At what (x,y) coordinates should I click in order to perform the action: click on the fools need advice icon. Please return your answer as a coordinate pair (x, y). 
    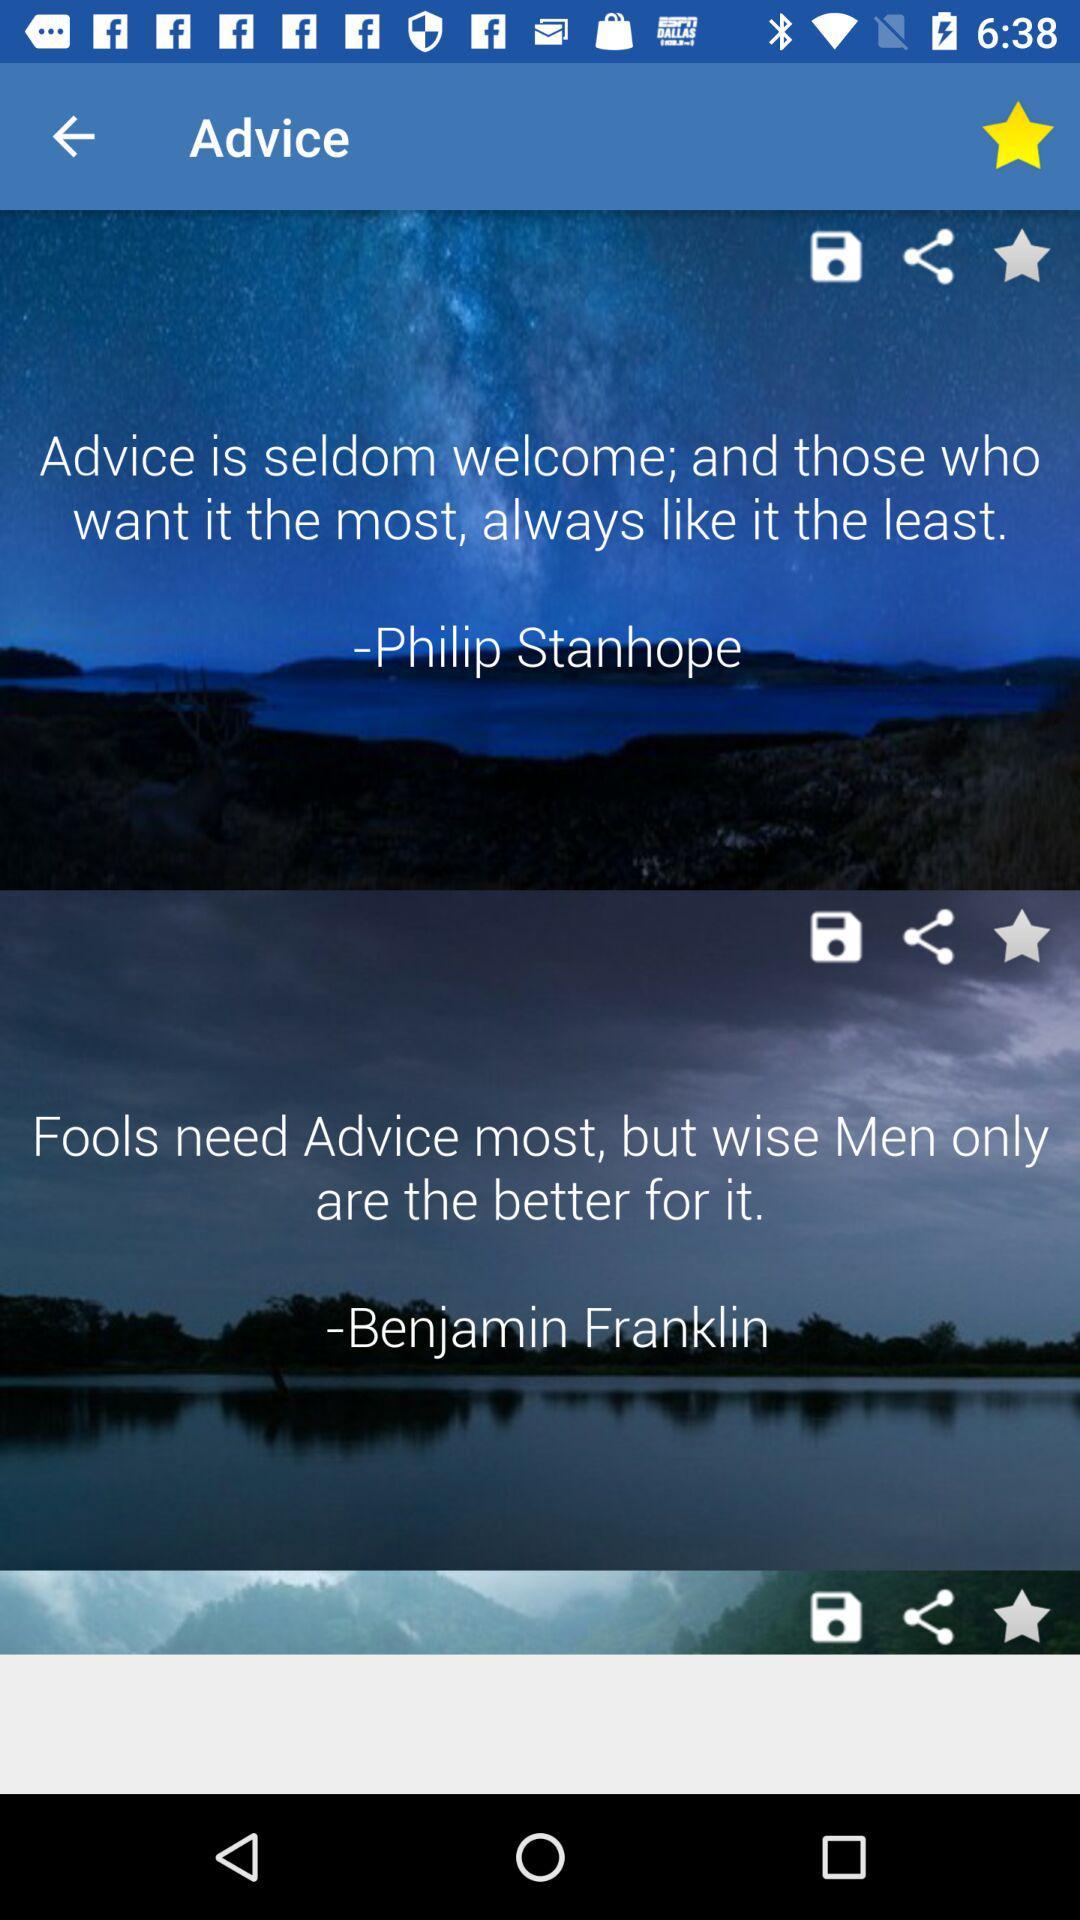
    Looking at the image, I should click on (540, 1229).